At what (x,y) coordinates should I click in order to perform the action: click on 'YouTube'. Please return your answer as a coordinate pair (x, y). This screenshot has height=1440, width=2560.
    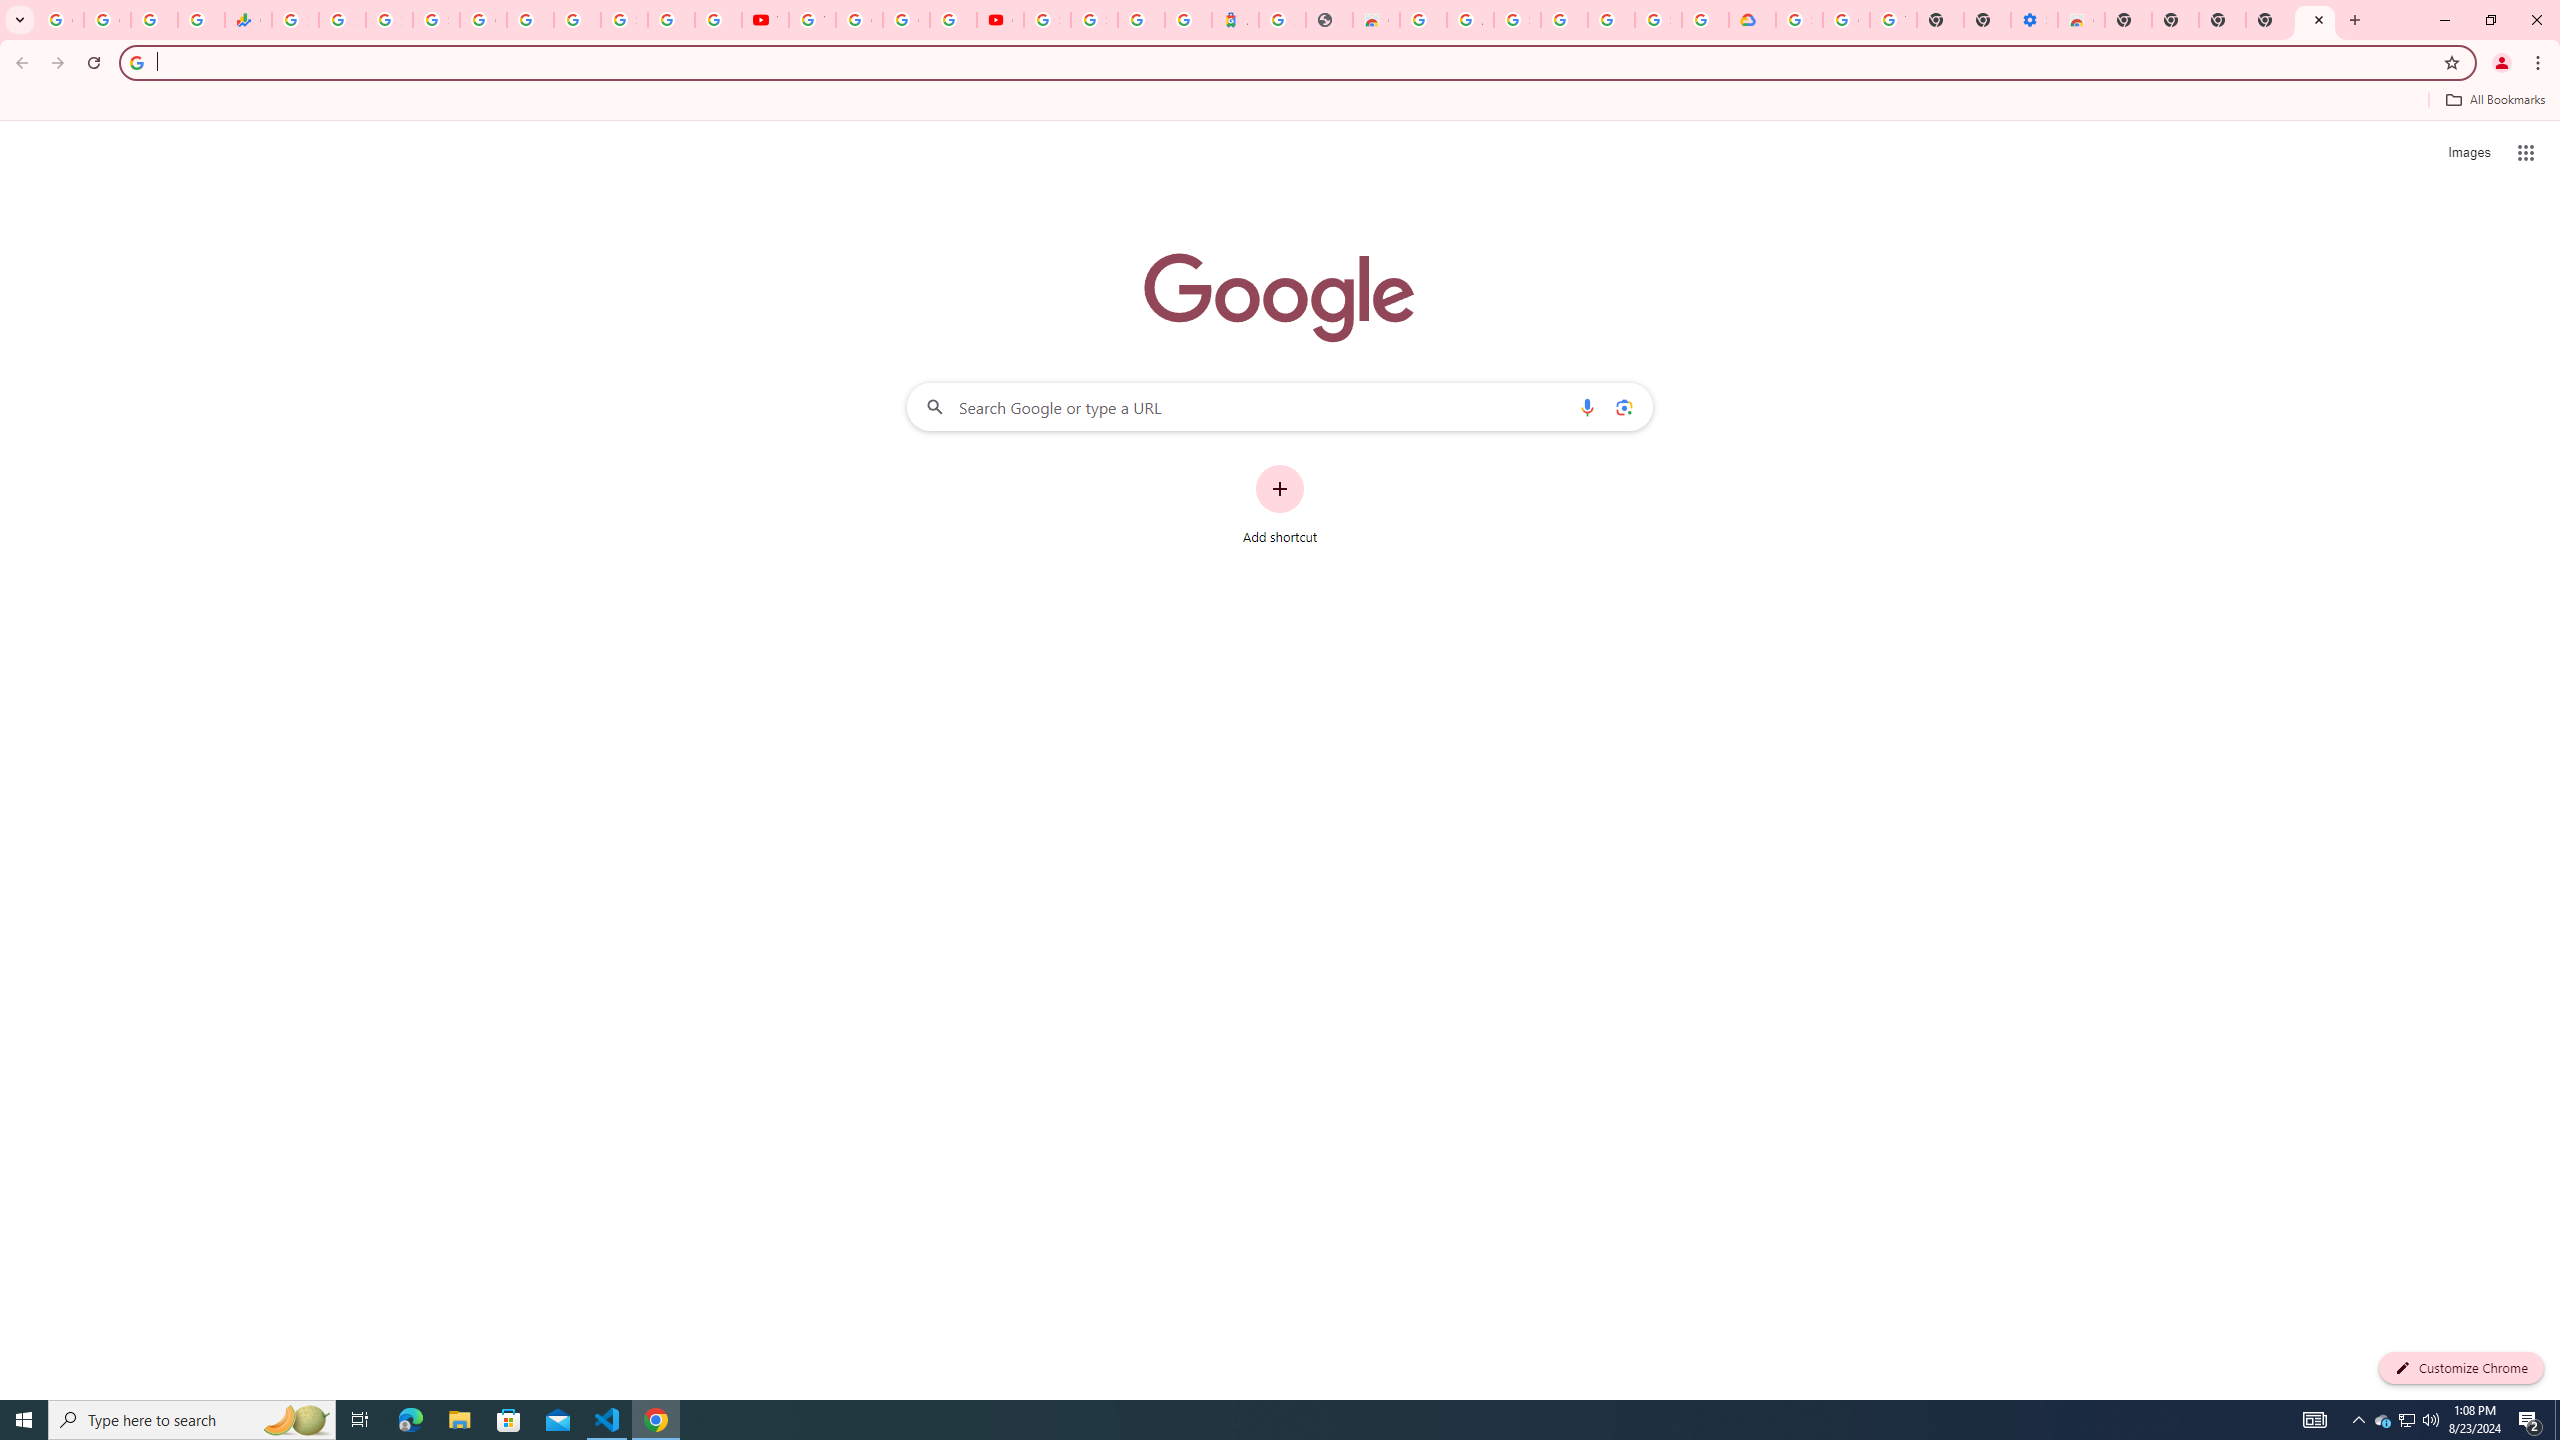
    Looking at the image, I should click on (765, 19).